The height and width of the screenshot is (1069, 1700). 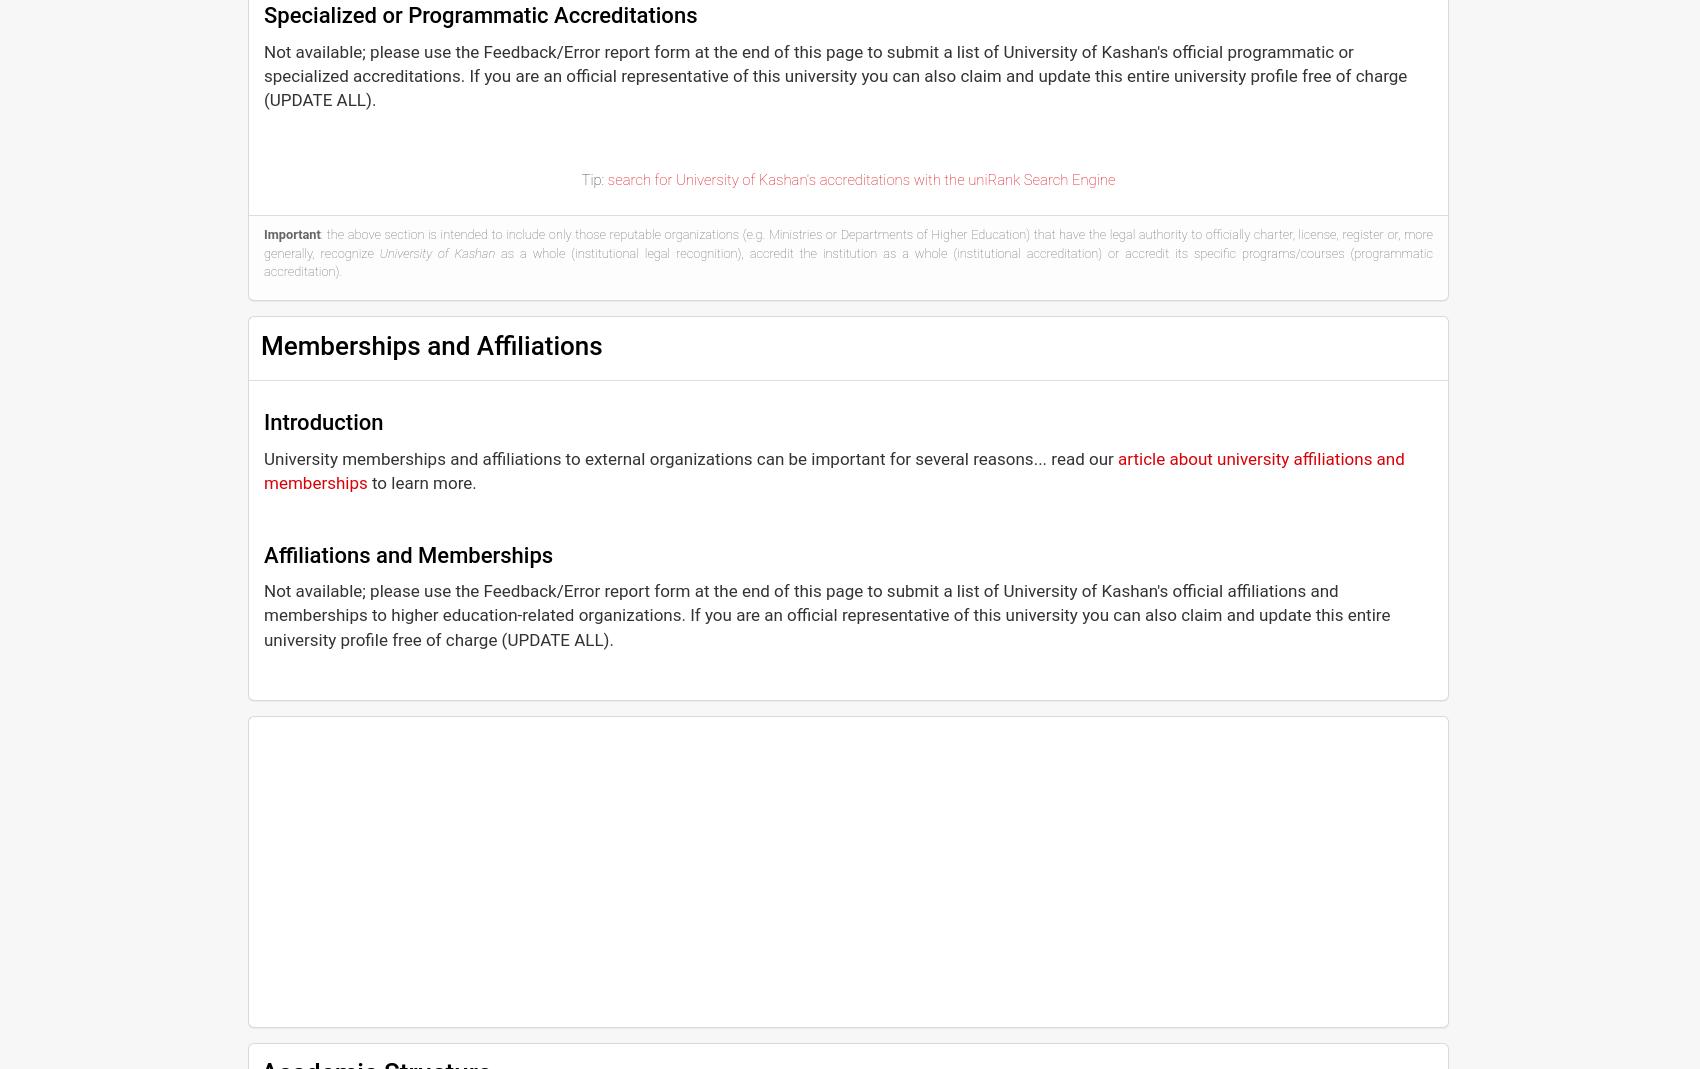 What do you see at coordinates (264, 469) in the screenshot?
I see `'article about university affiliations and memberships'` at bounding box center [264, 469].